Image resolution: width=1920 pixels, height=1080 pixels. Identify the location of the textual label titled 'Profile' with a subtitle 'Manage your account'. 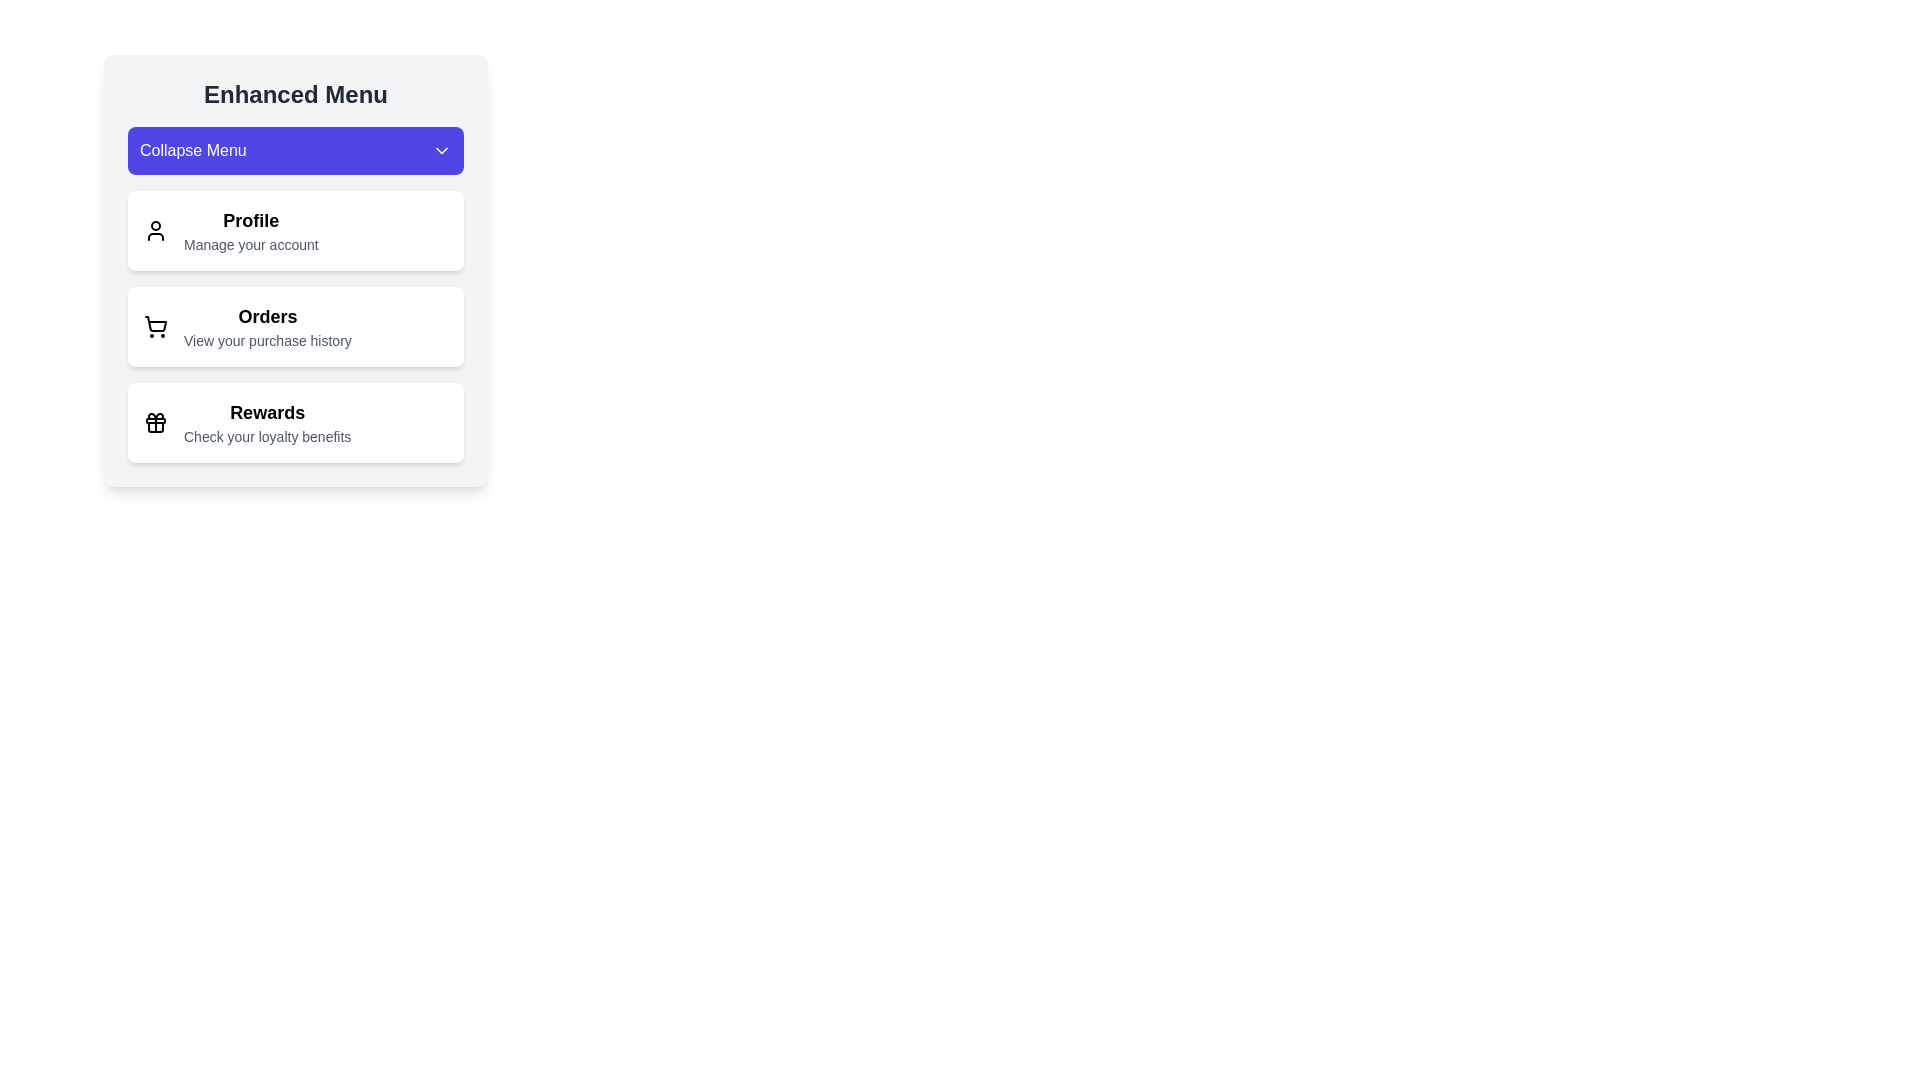
(250, 230).